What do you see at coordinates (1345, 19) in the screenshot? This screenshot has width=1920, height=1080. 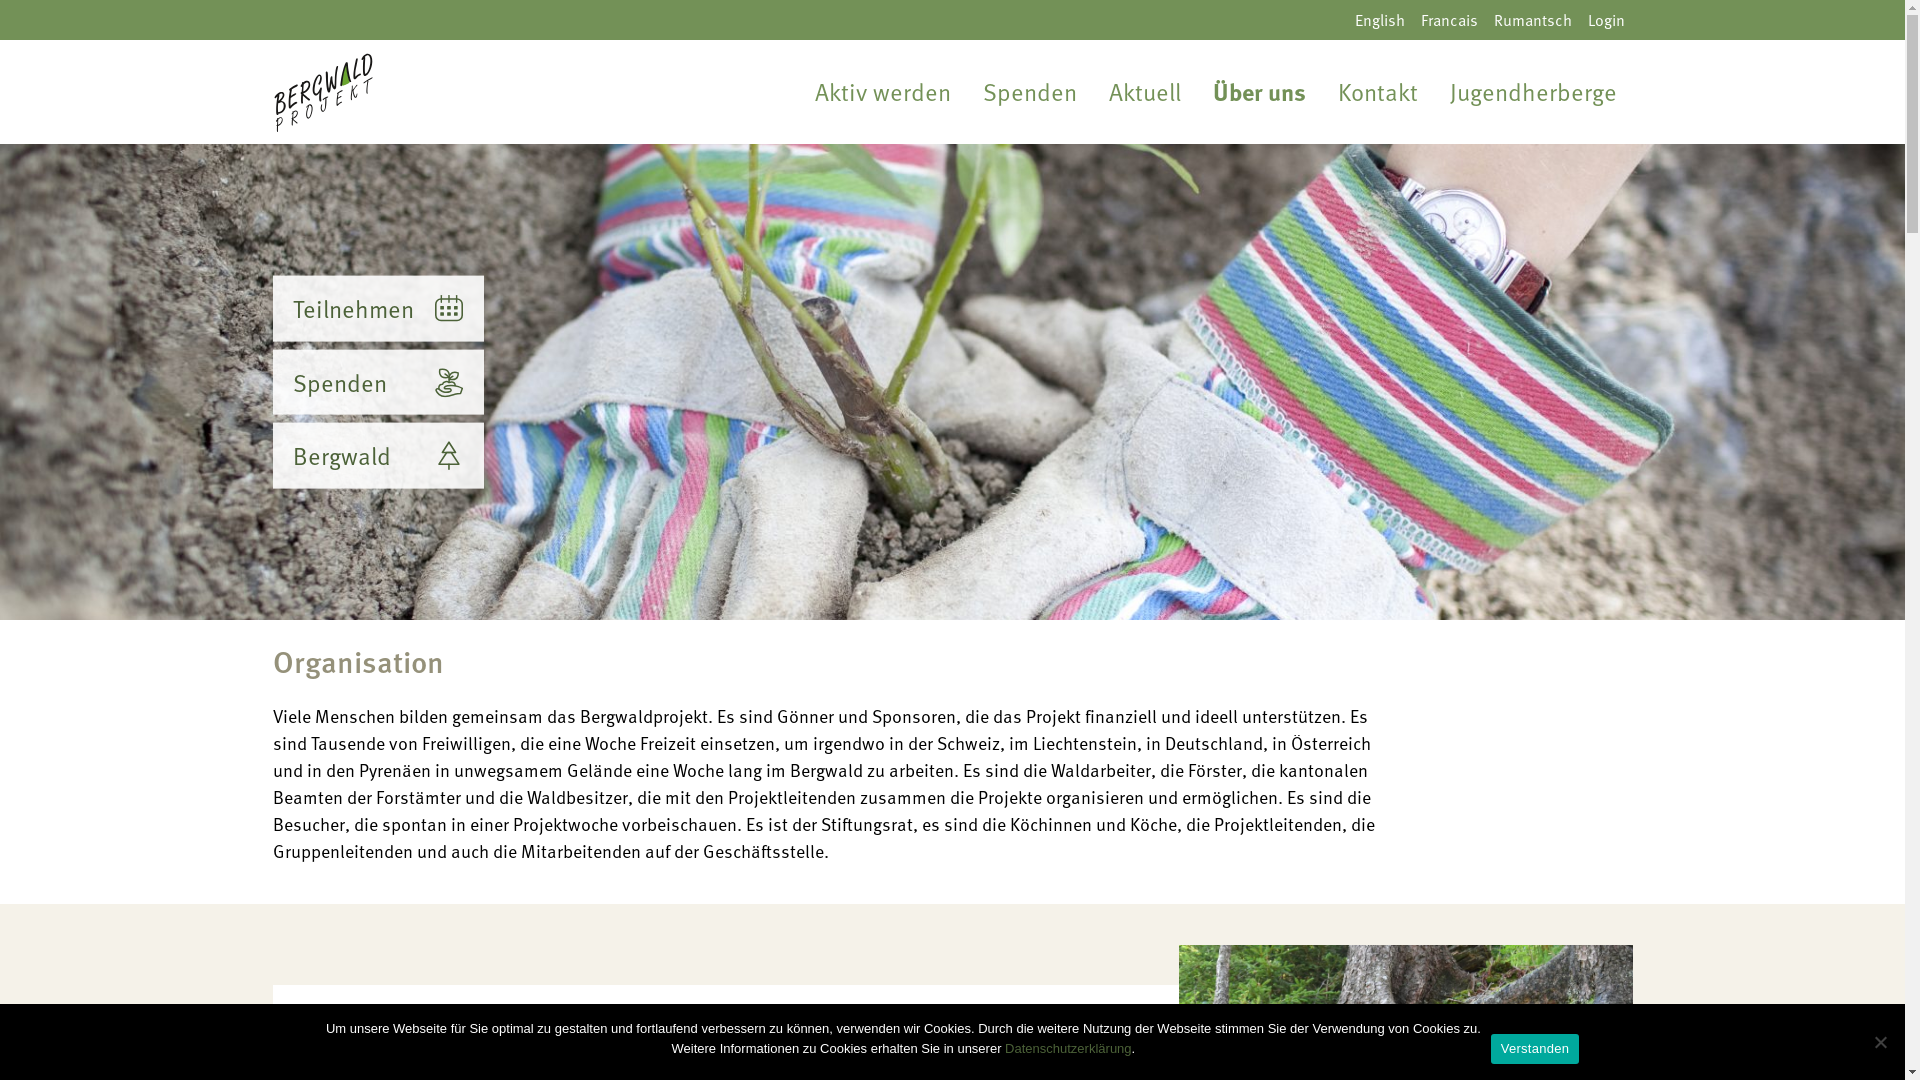 I see `'English'` at bounding box center [1345, 19].